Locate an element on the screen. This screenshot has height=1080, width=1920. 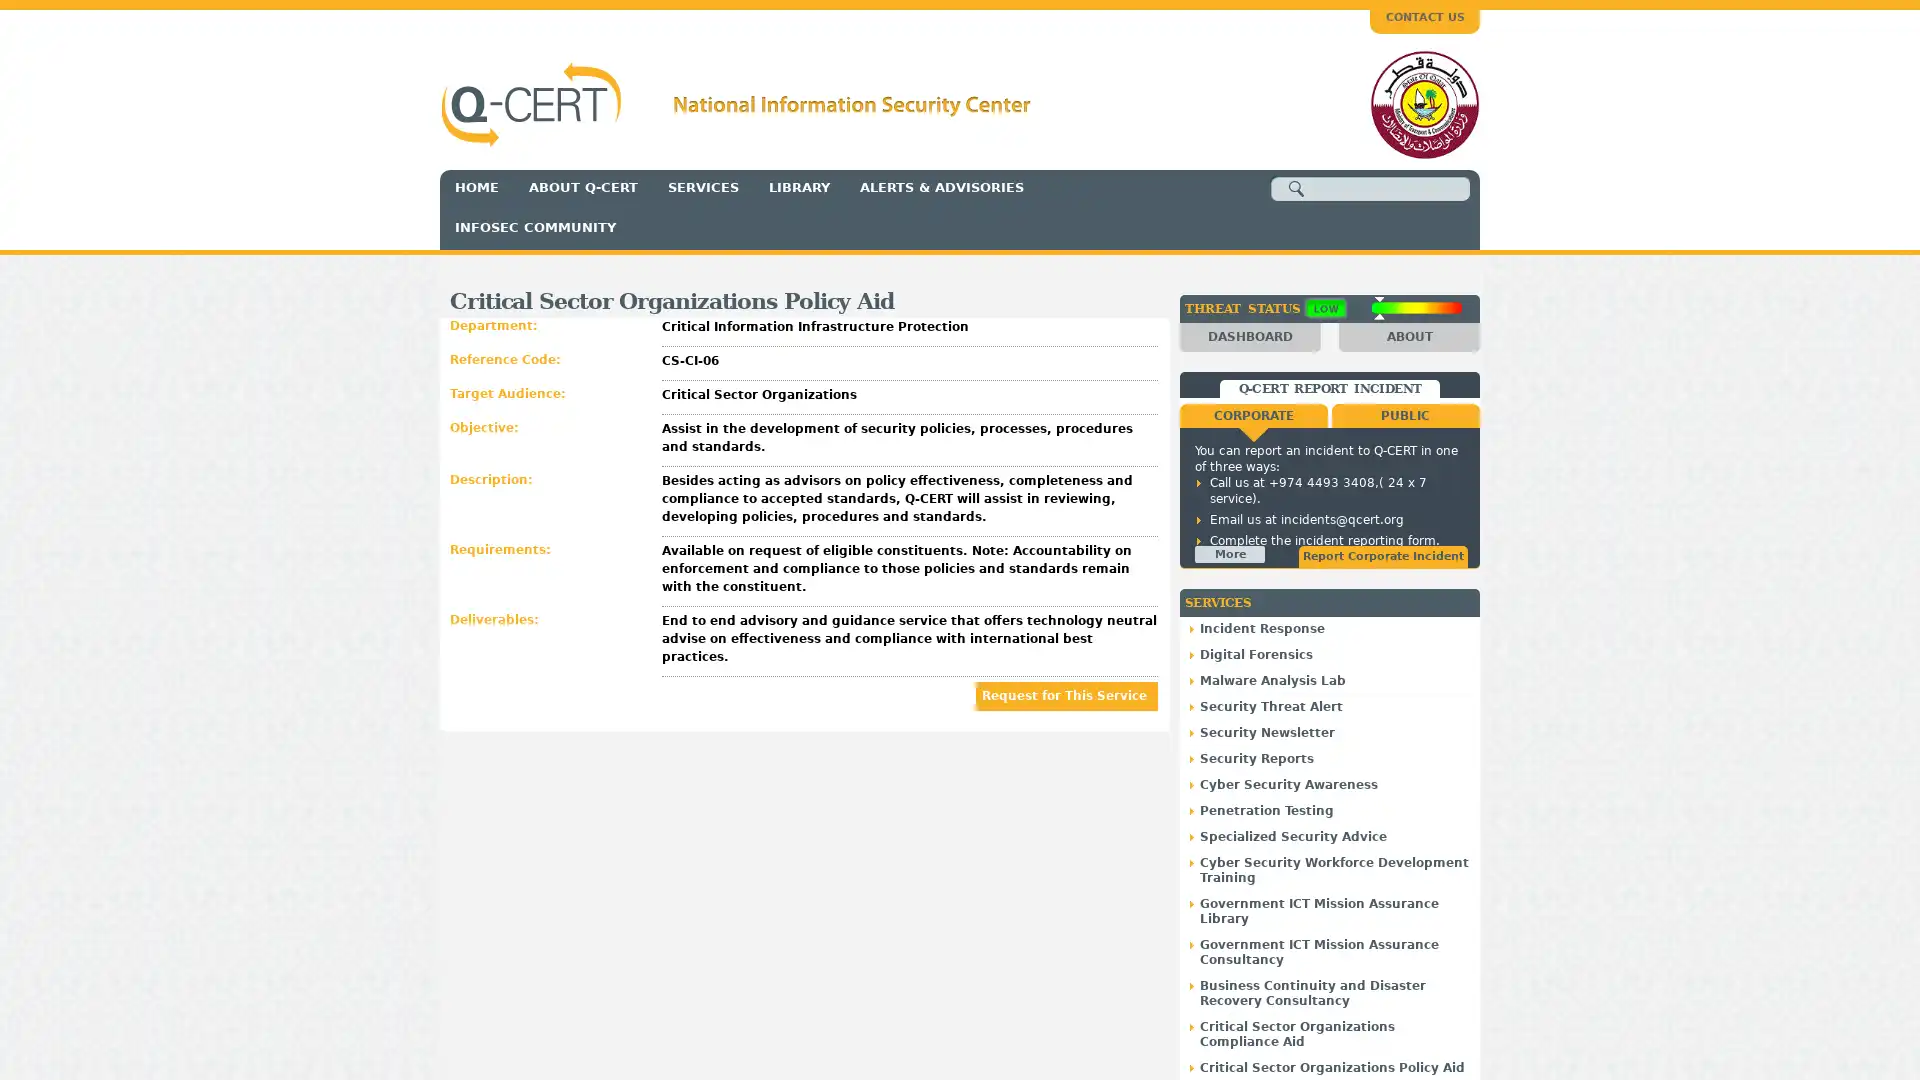
Search is located at coordinates (1296, 189).